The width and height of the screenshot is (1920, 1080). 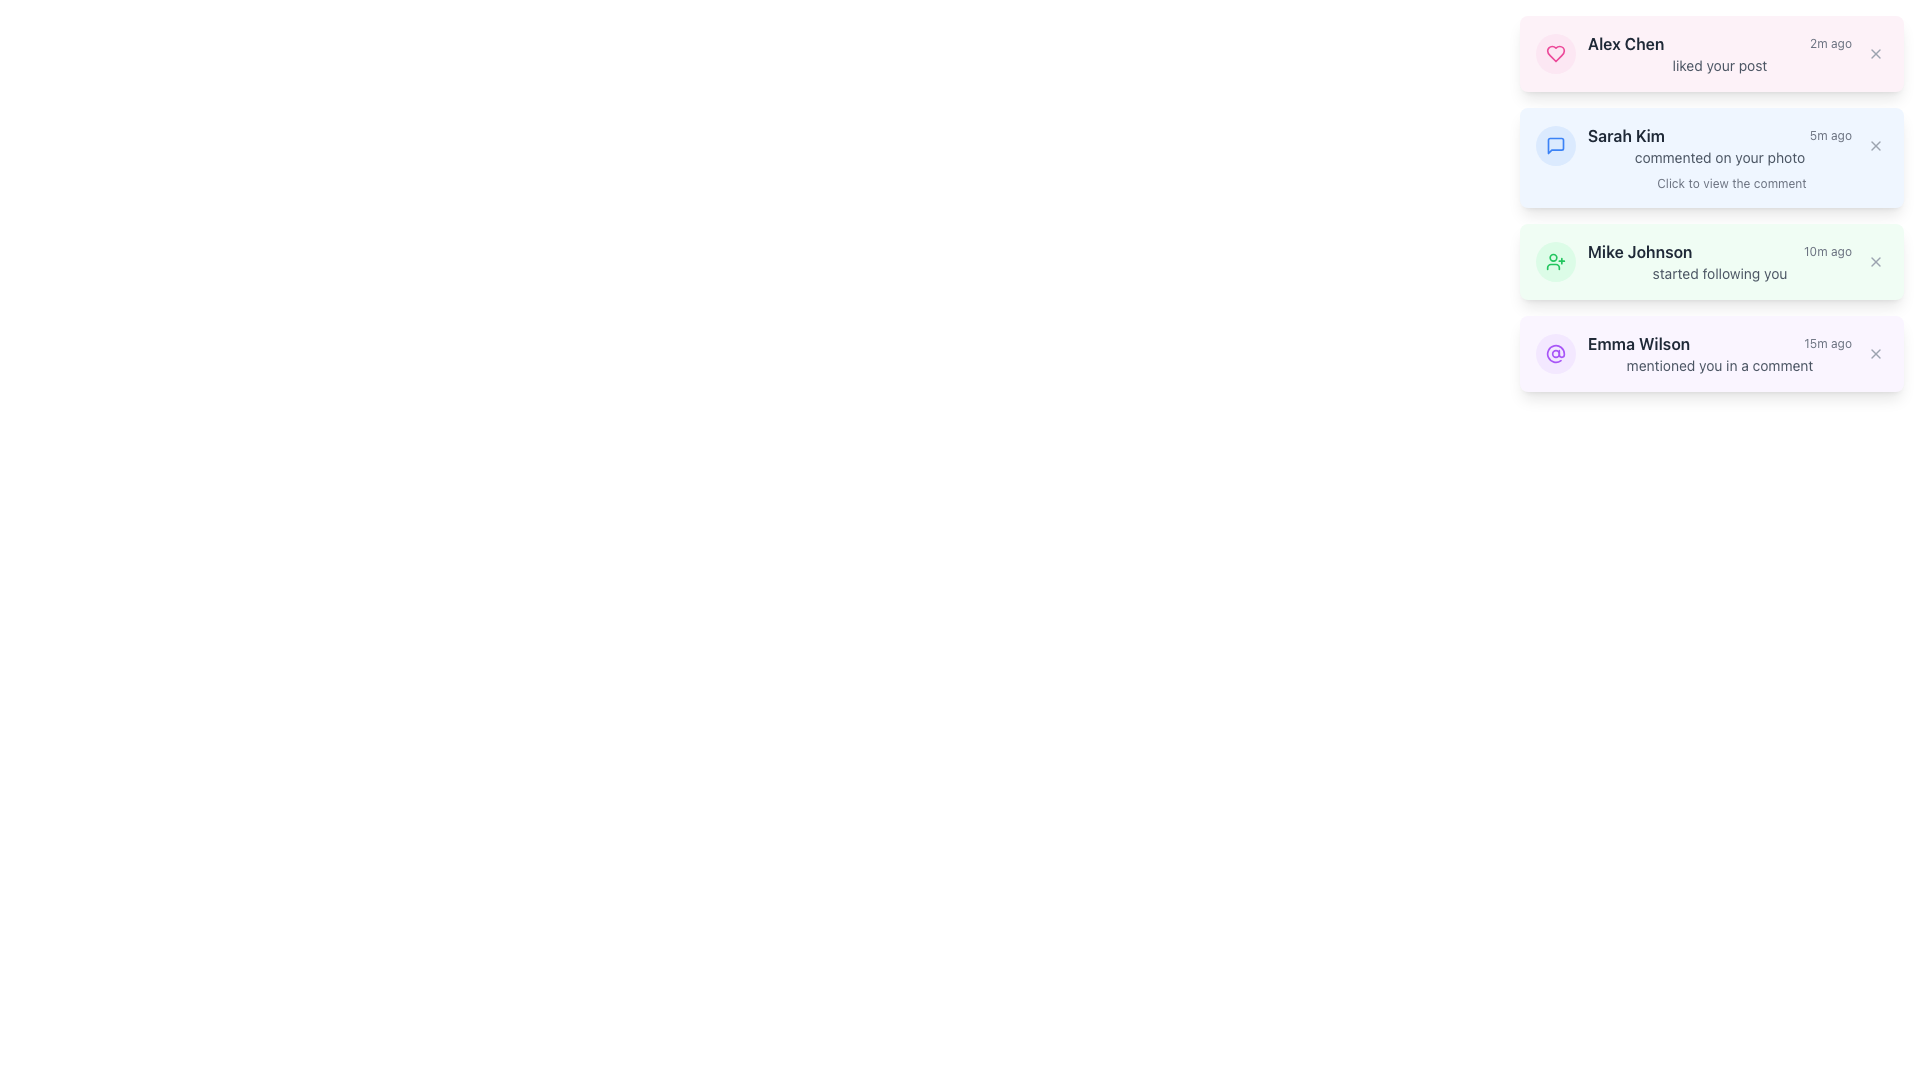 I want to click on the Notification card that notifies the user about 'Emma Wilson' mentioning them in a comment 15 minutes ago, which is the fourth in a vertically stacked list of notifications, so click(x=1711, y=353).